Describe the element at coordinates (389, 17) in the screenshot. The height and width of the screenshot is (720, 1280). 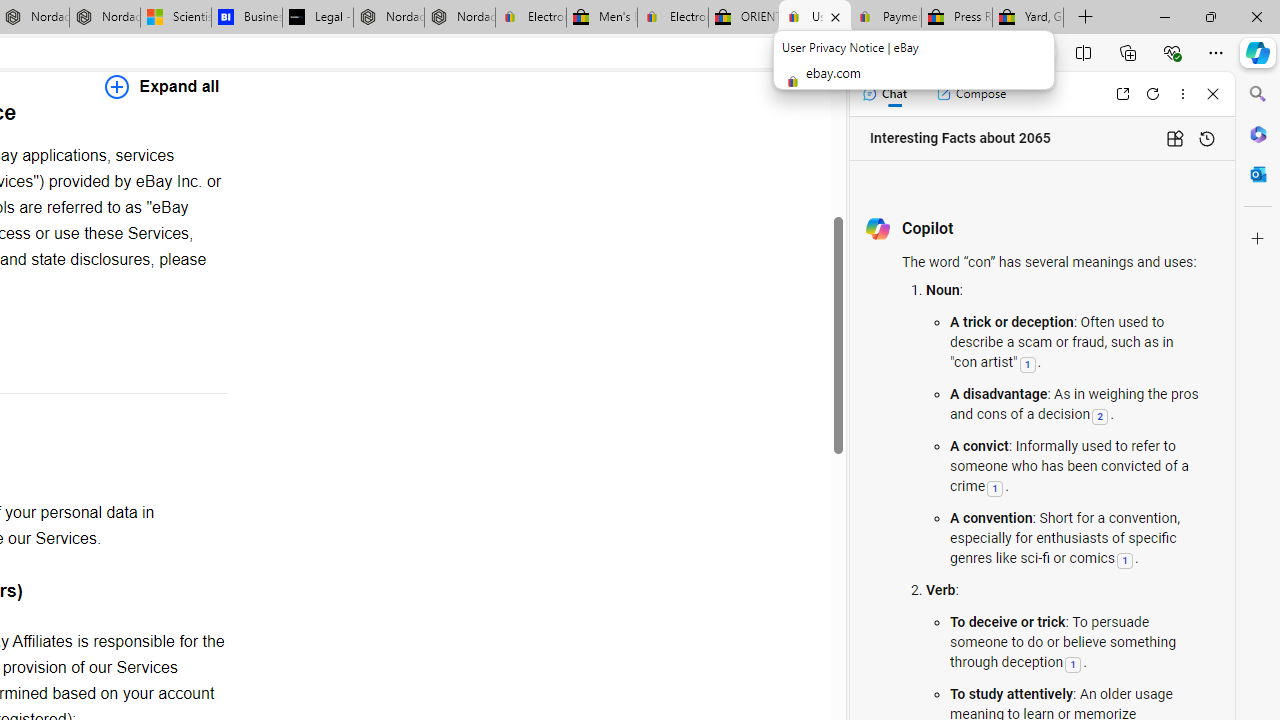
I see `'Nordace - Summer Adventures 2024'` at that location.